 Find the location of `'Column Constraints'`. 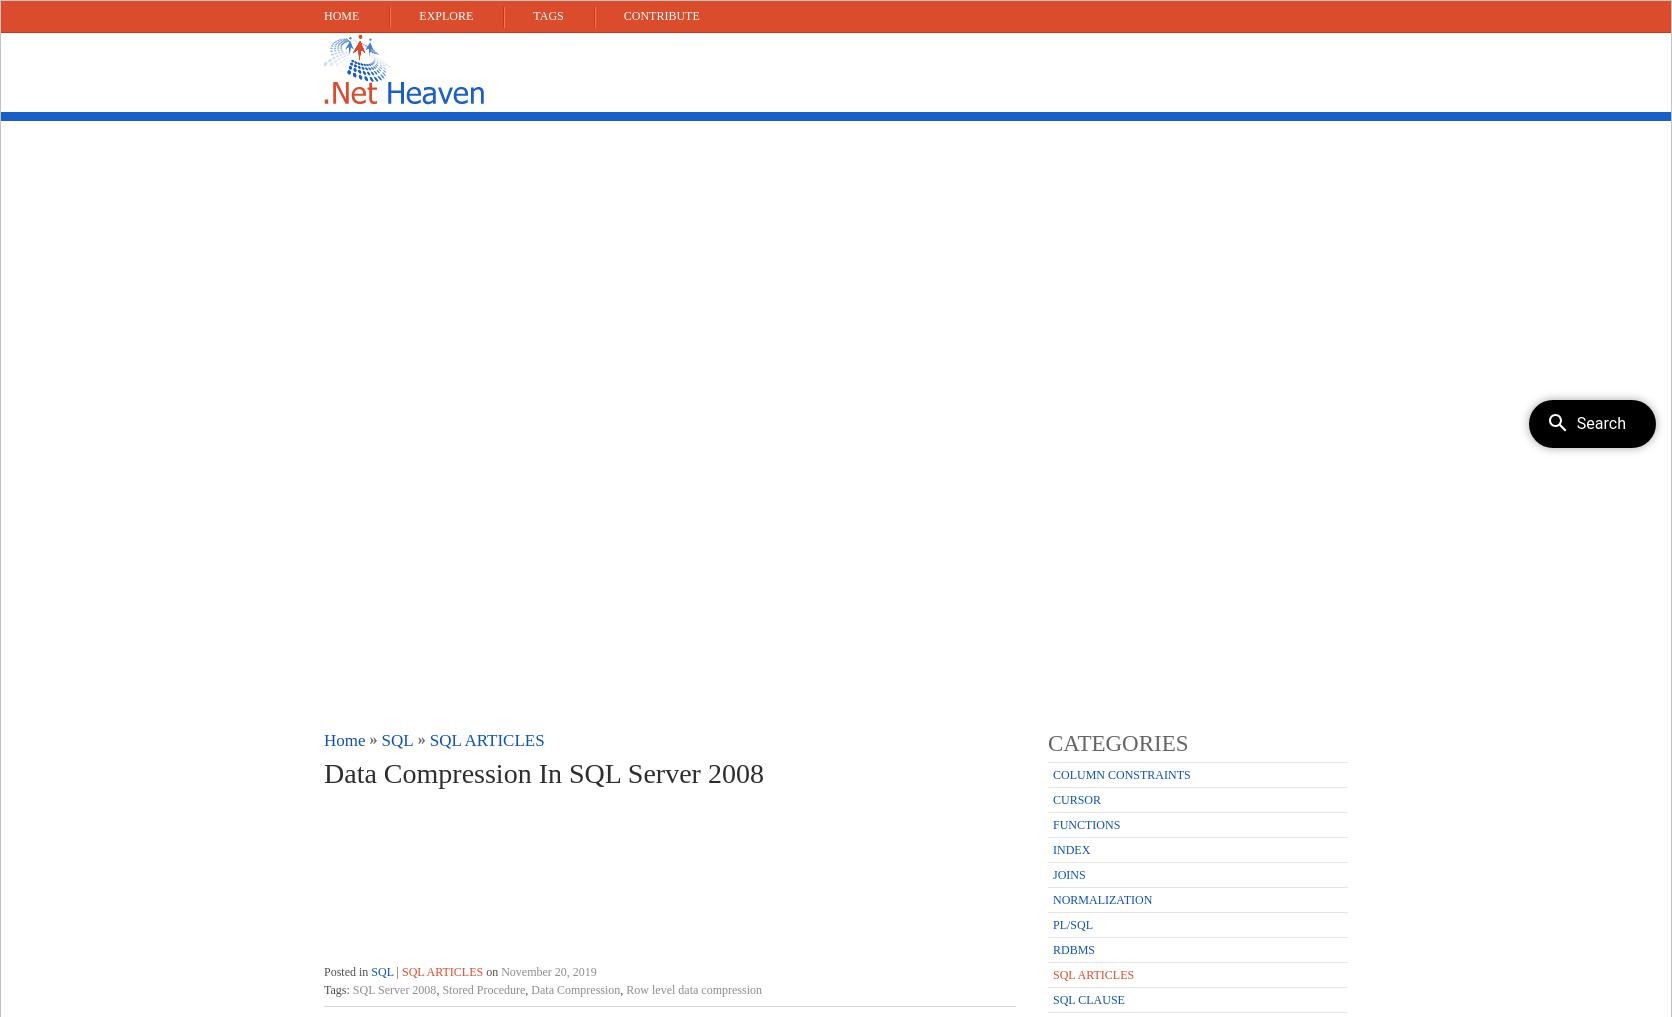

'Column Constraints' is located at coordinates (1121, 774).